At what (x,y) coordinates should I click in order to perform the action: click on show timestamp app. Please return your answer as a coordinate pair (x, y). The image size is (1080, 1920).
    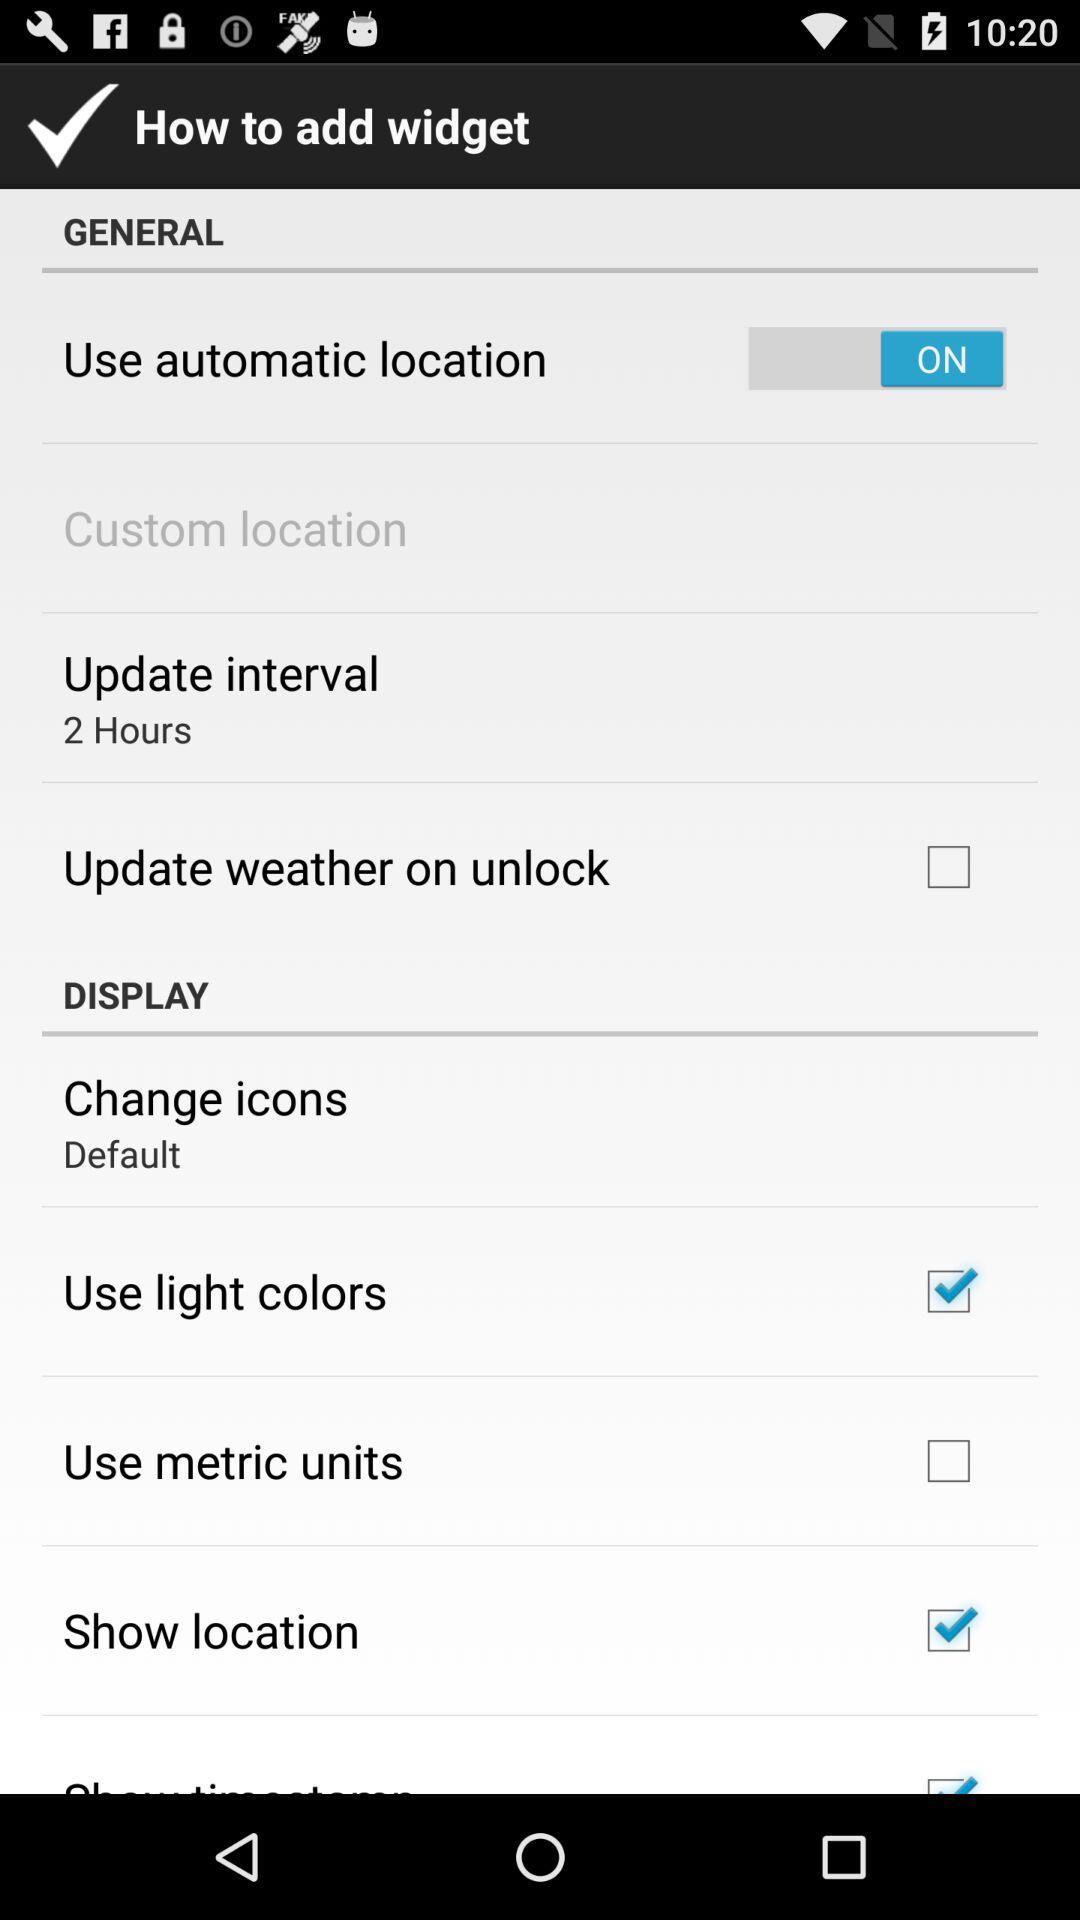
    Looking at the image, I should click on (238, 1780).